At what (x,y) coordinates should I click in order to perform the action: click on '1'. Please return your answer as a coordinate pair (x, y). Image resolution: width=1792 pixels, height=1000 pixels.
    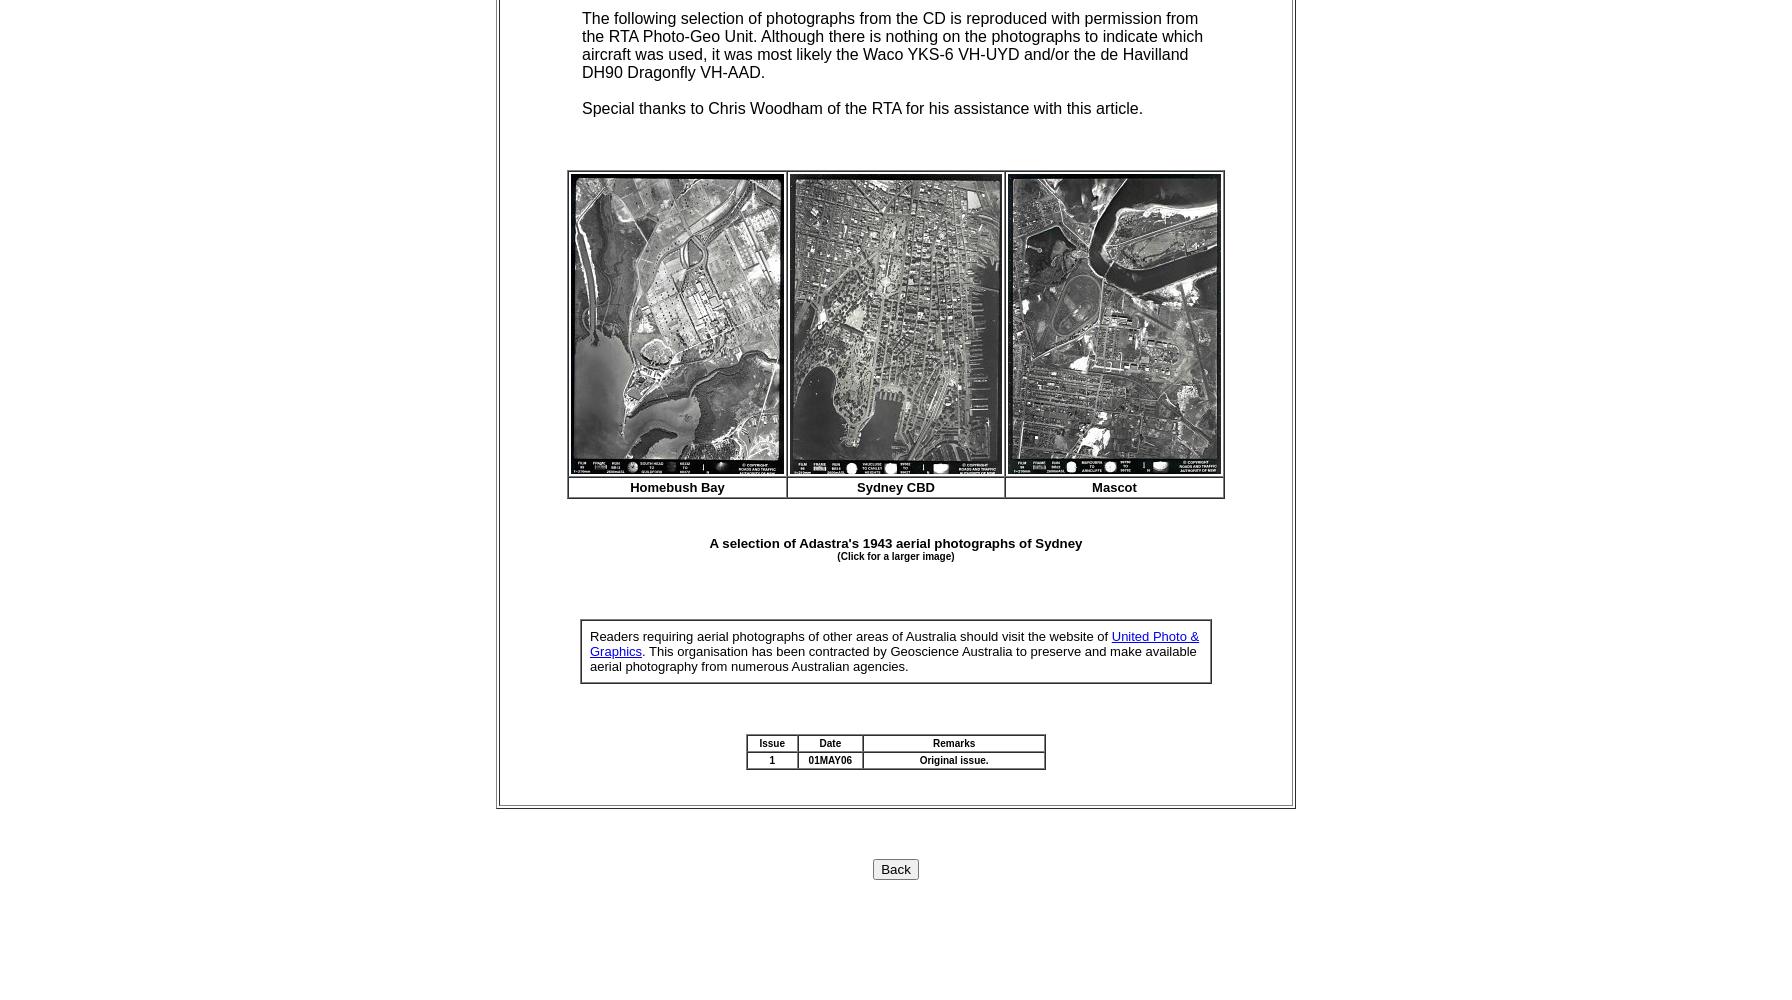
    Looking at the image, I should click on (771, 759).